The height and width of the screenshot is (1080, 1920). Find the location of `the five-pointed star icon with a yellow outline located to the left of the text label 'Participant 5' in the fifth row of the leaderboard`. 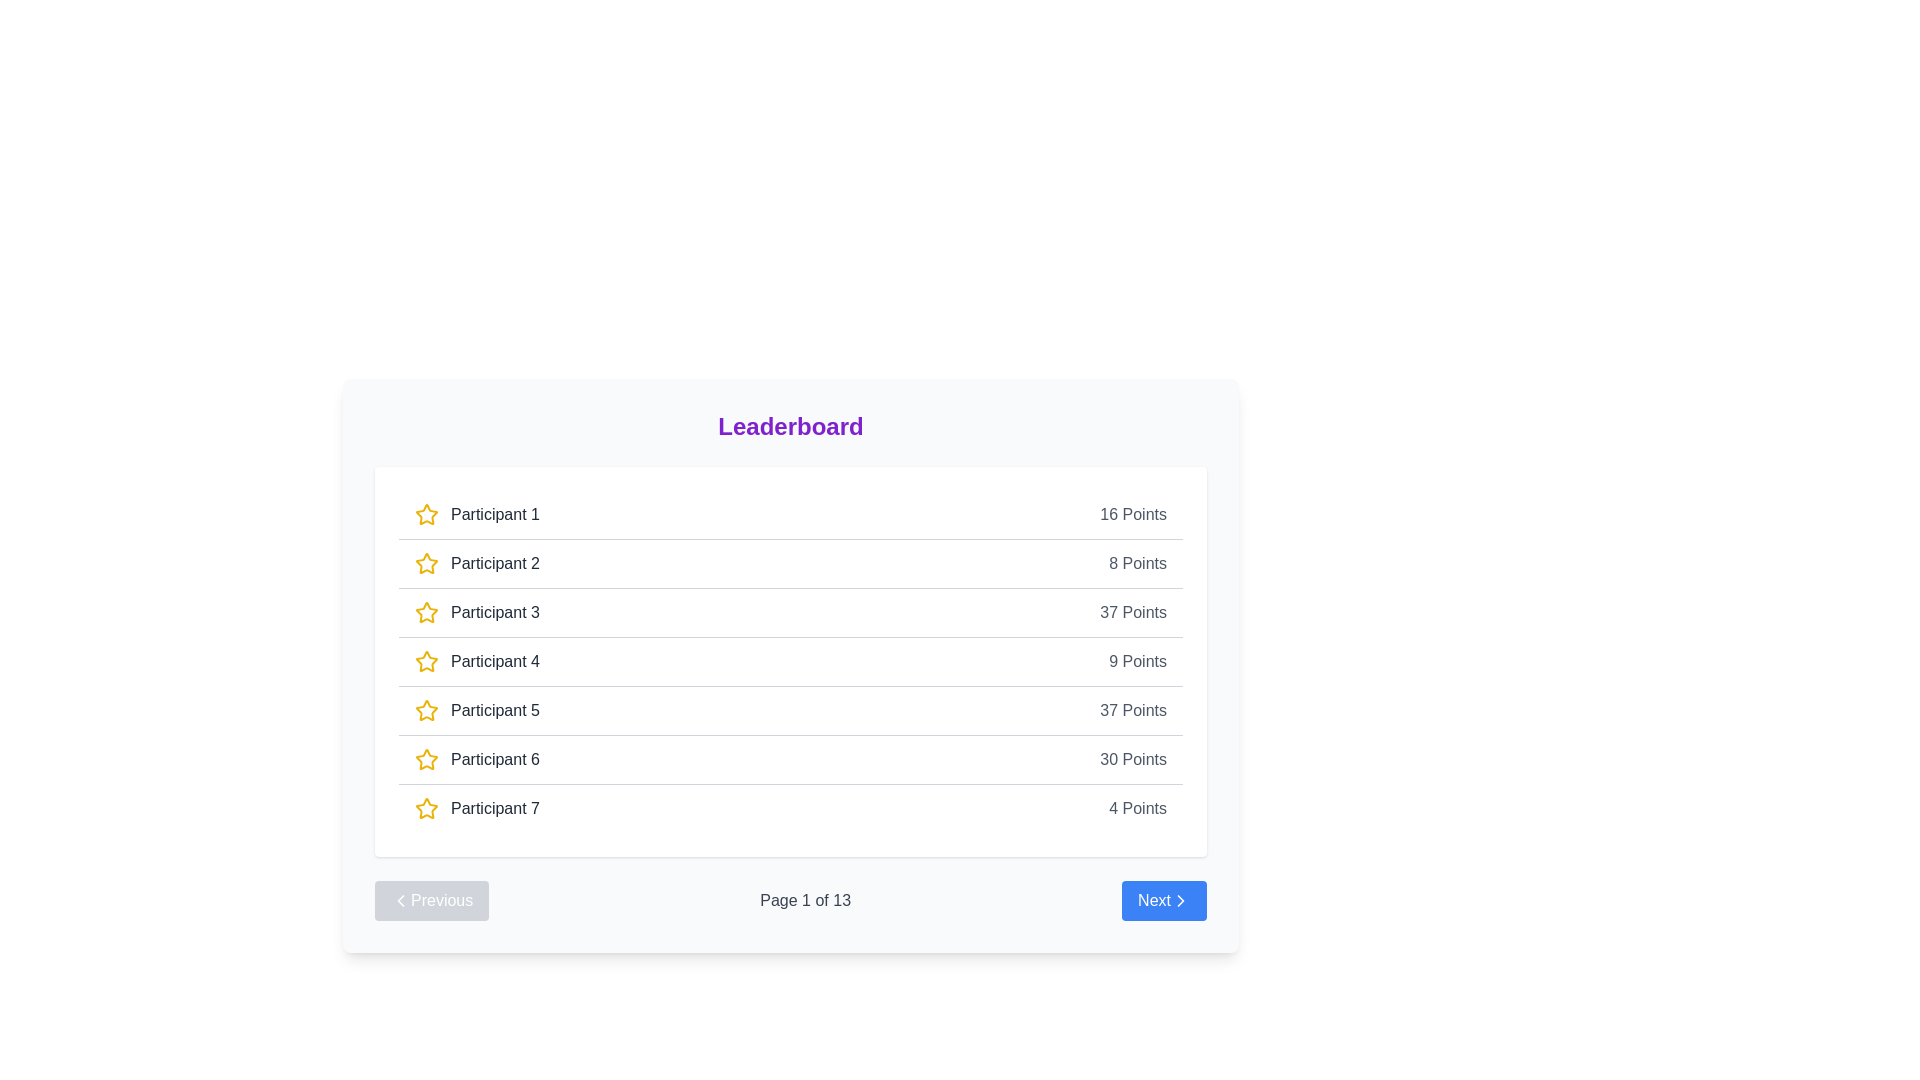

the five-pointed star icon with a yellow outline located to the left of the text label 'Participant 5' in the fifth row of the leaderboard is located at coordinates (426, 709).